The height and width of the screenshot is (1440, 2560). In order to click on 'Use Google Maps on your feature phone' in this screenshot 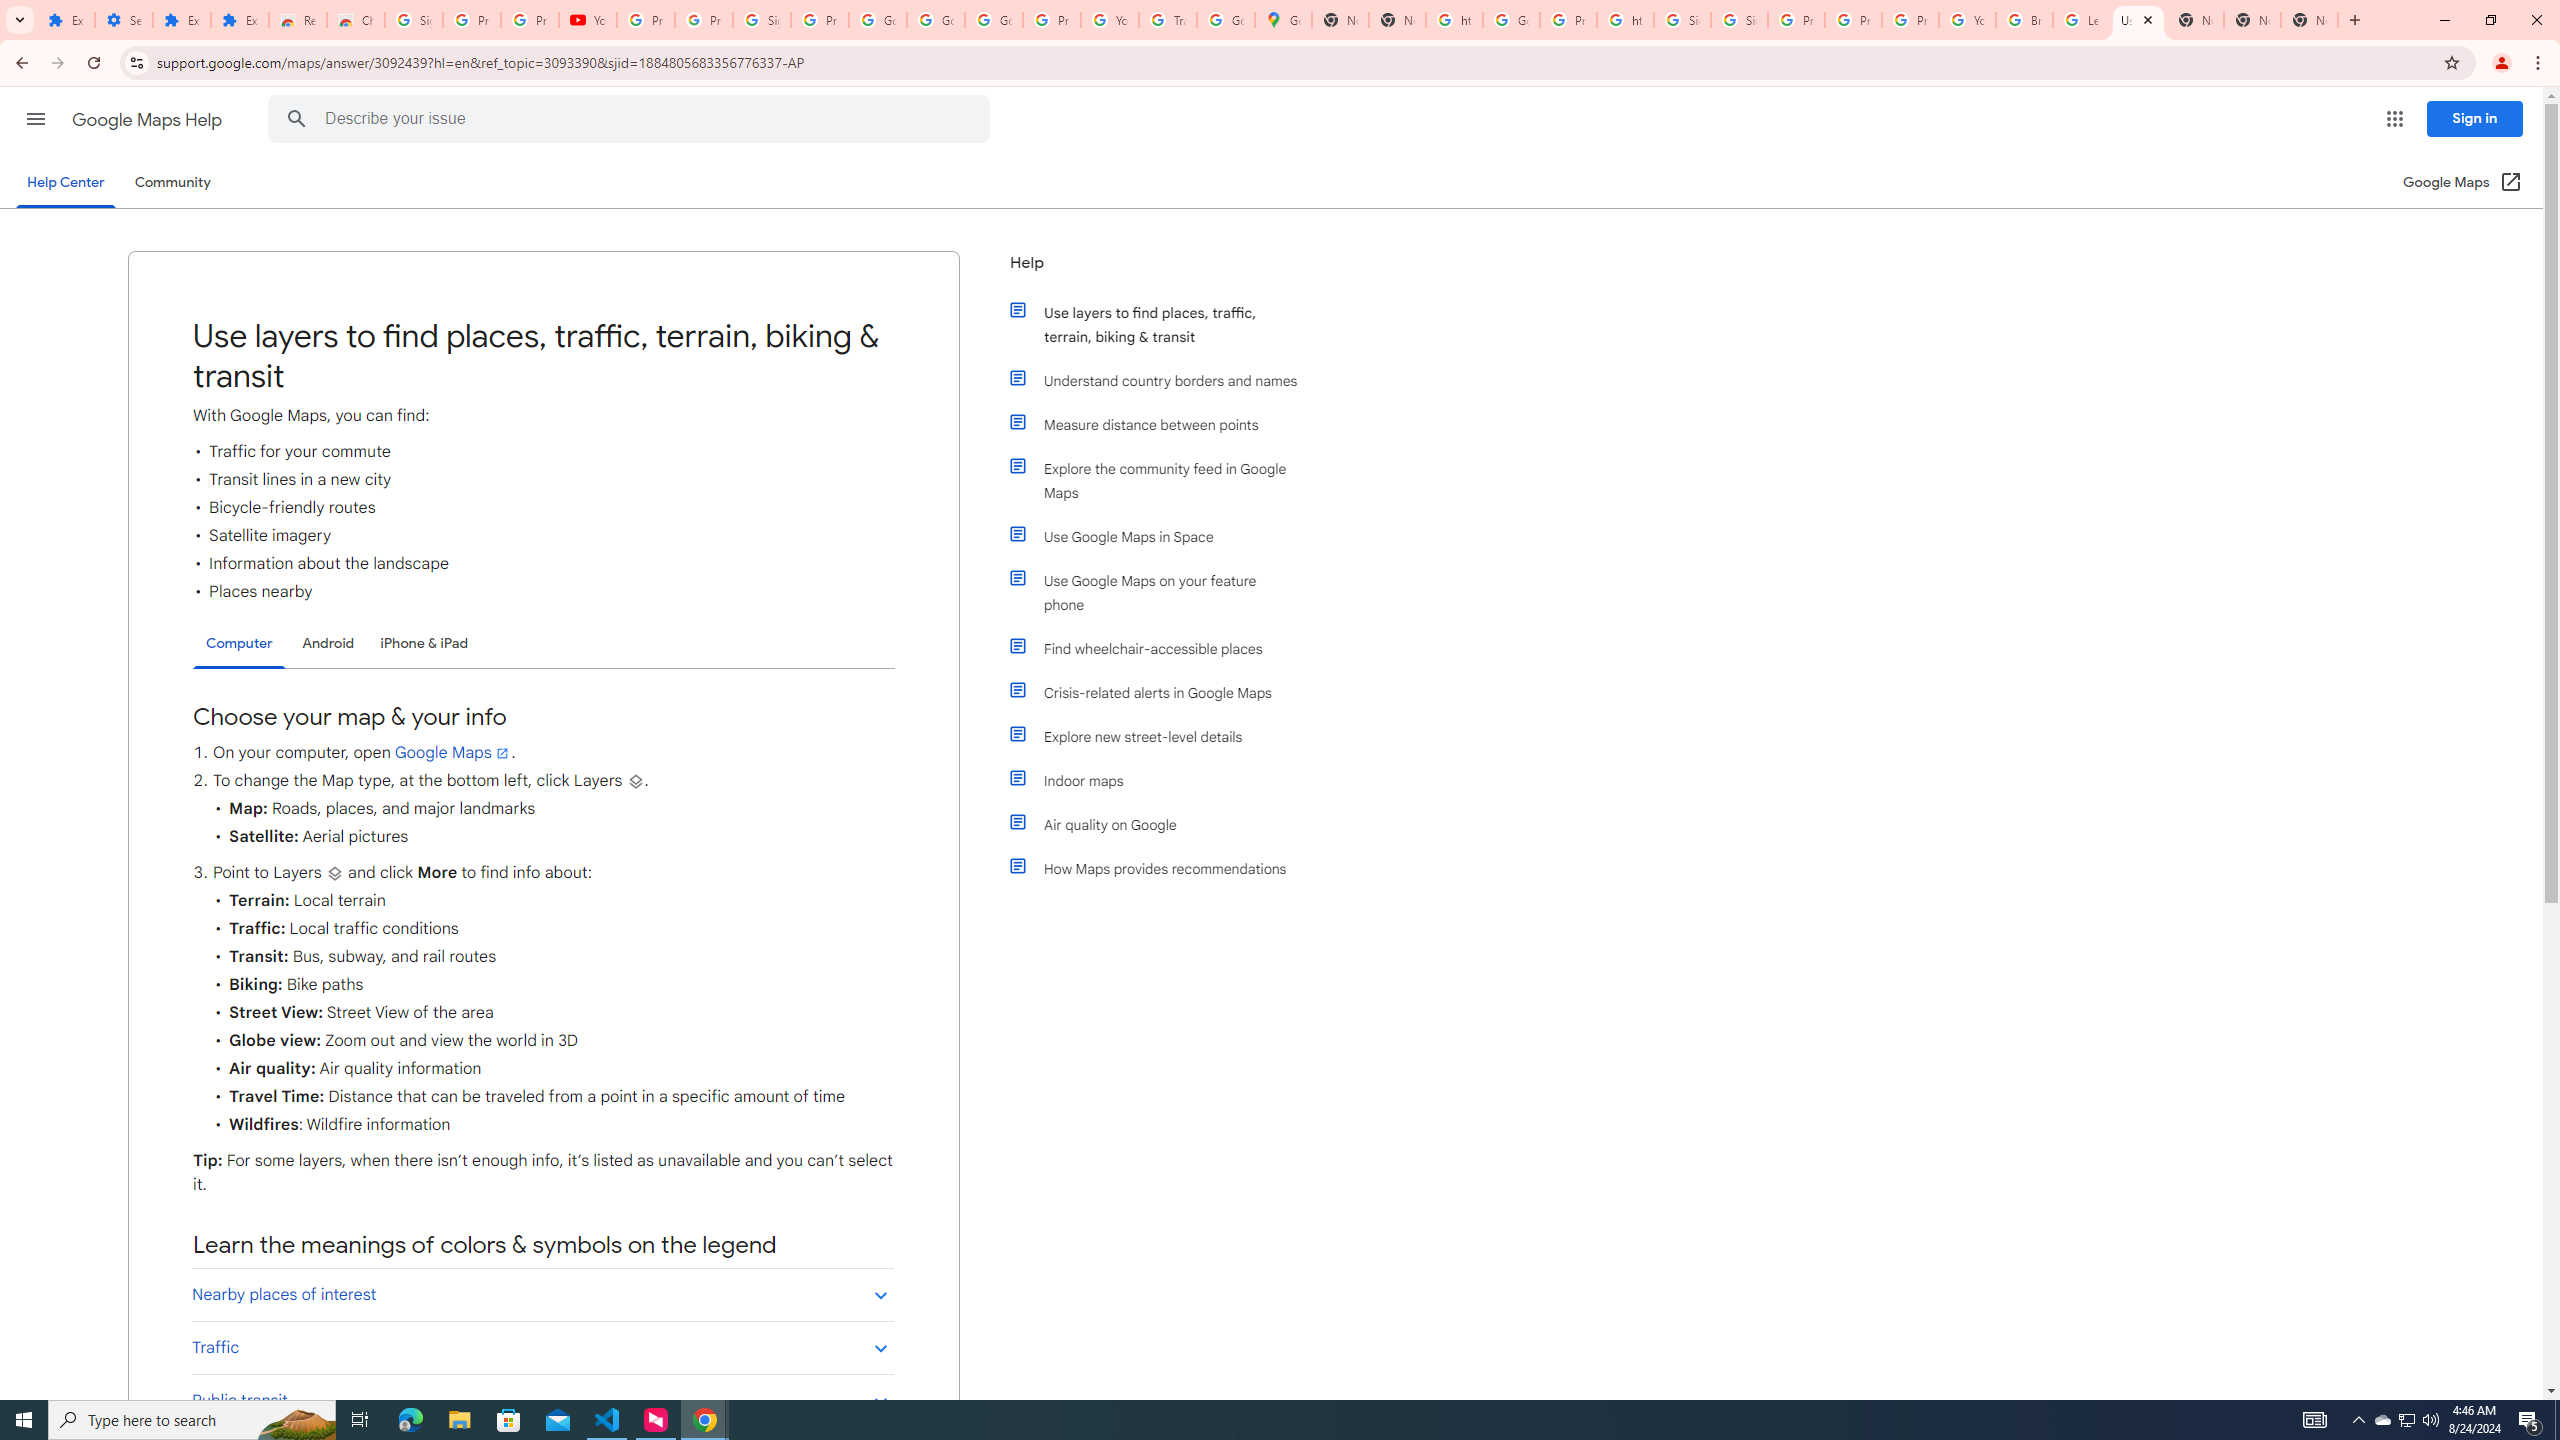, I will do `click(1162, 591)`.